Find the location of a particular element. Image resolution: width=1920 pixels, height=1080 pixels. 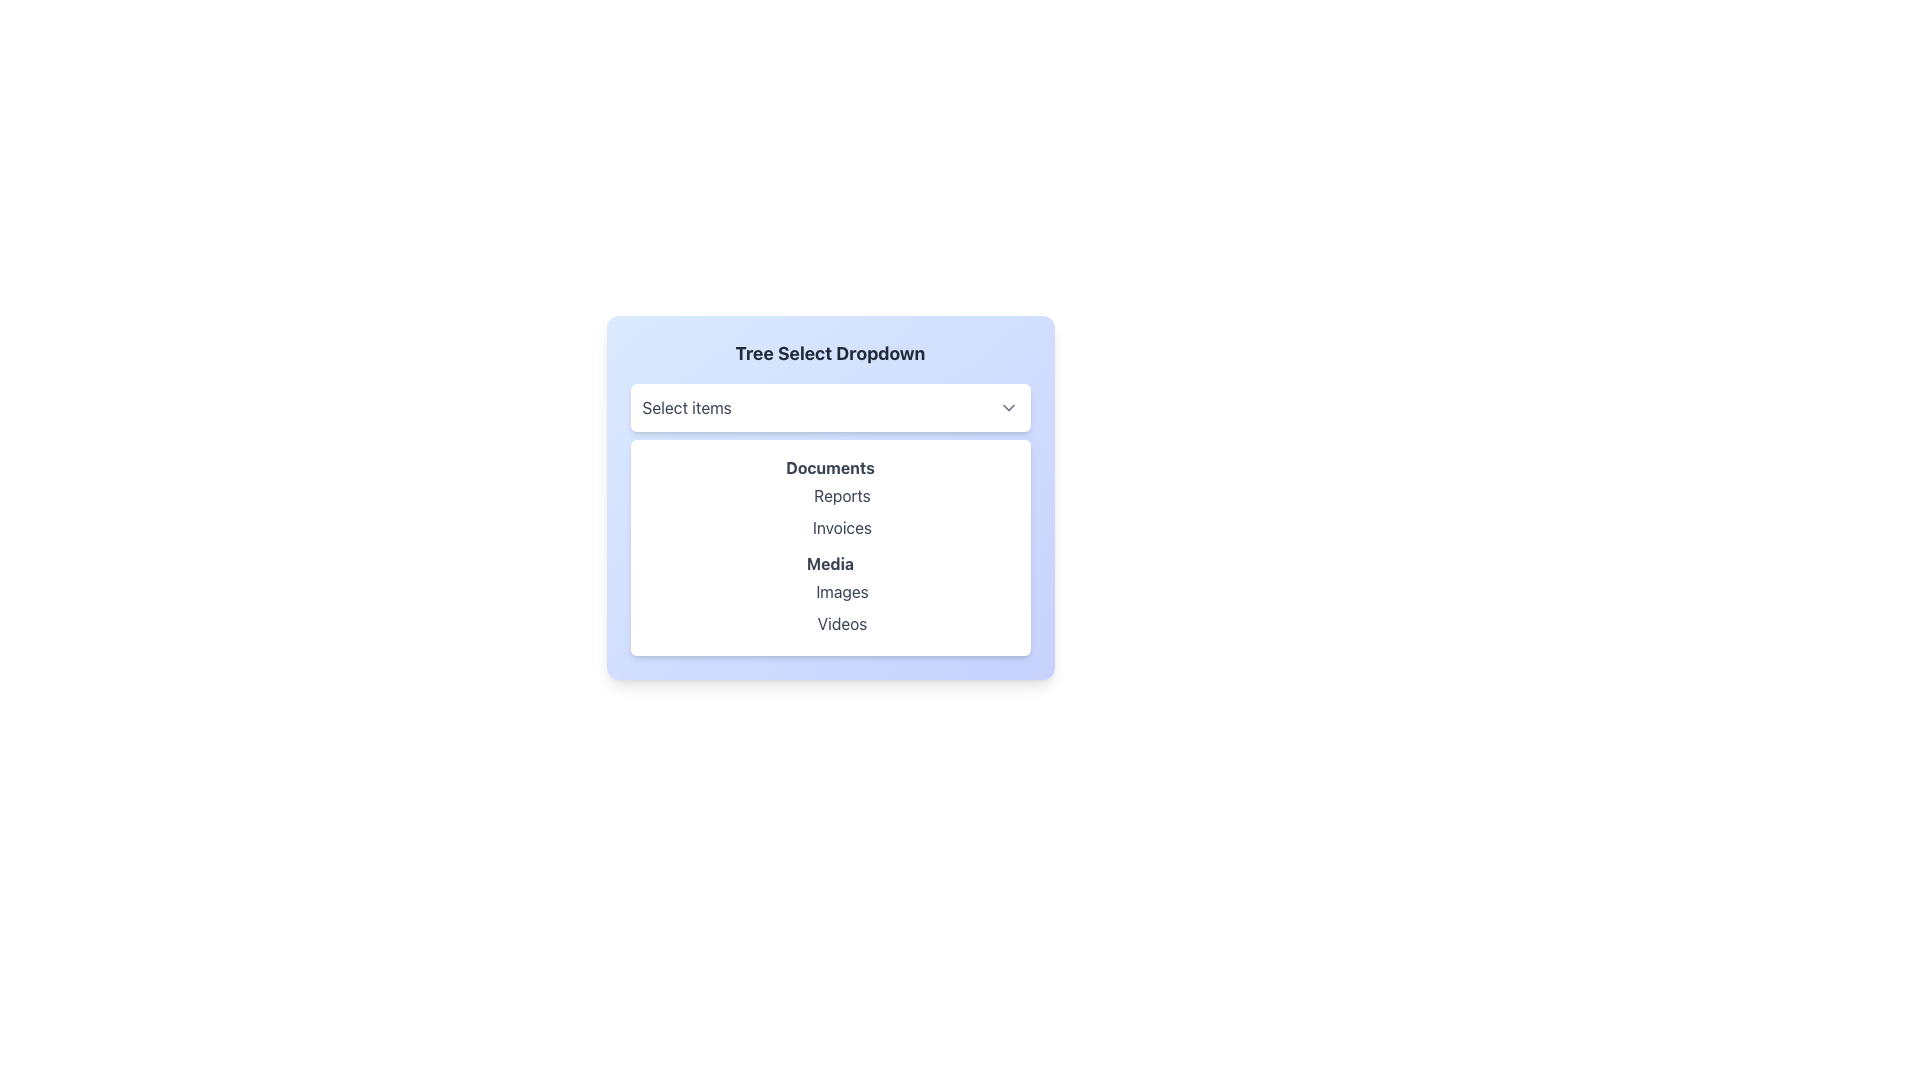

the 'Videos' text label in the dropdown menu is located at coordinates (838, 623).